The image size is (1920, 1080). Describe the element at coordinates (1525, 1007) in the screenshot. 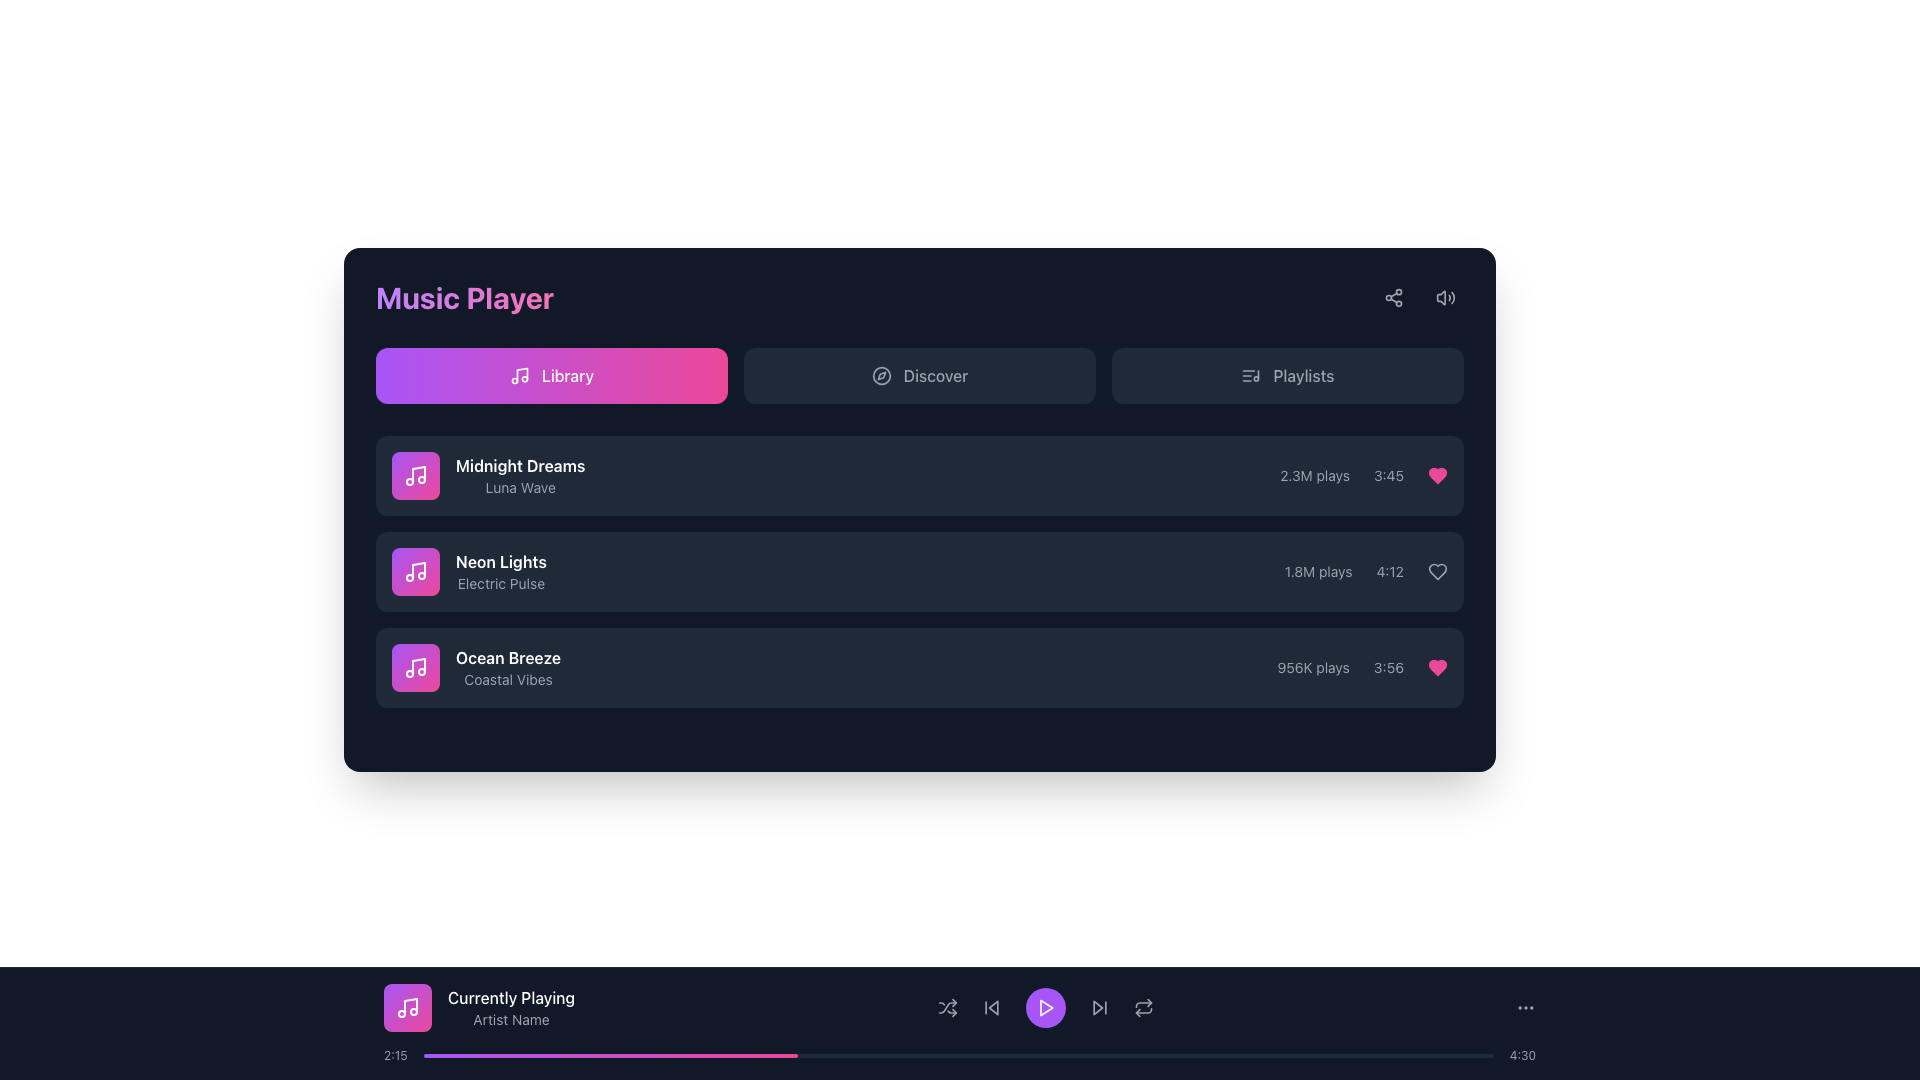

I see `the options menu icon button (three-dots icon) located in the bottom-right area of the music player interface for keyboard navigation` at that location.